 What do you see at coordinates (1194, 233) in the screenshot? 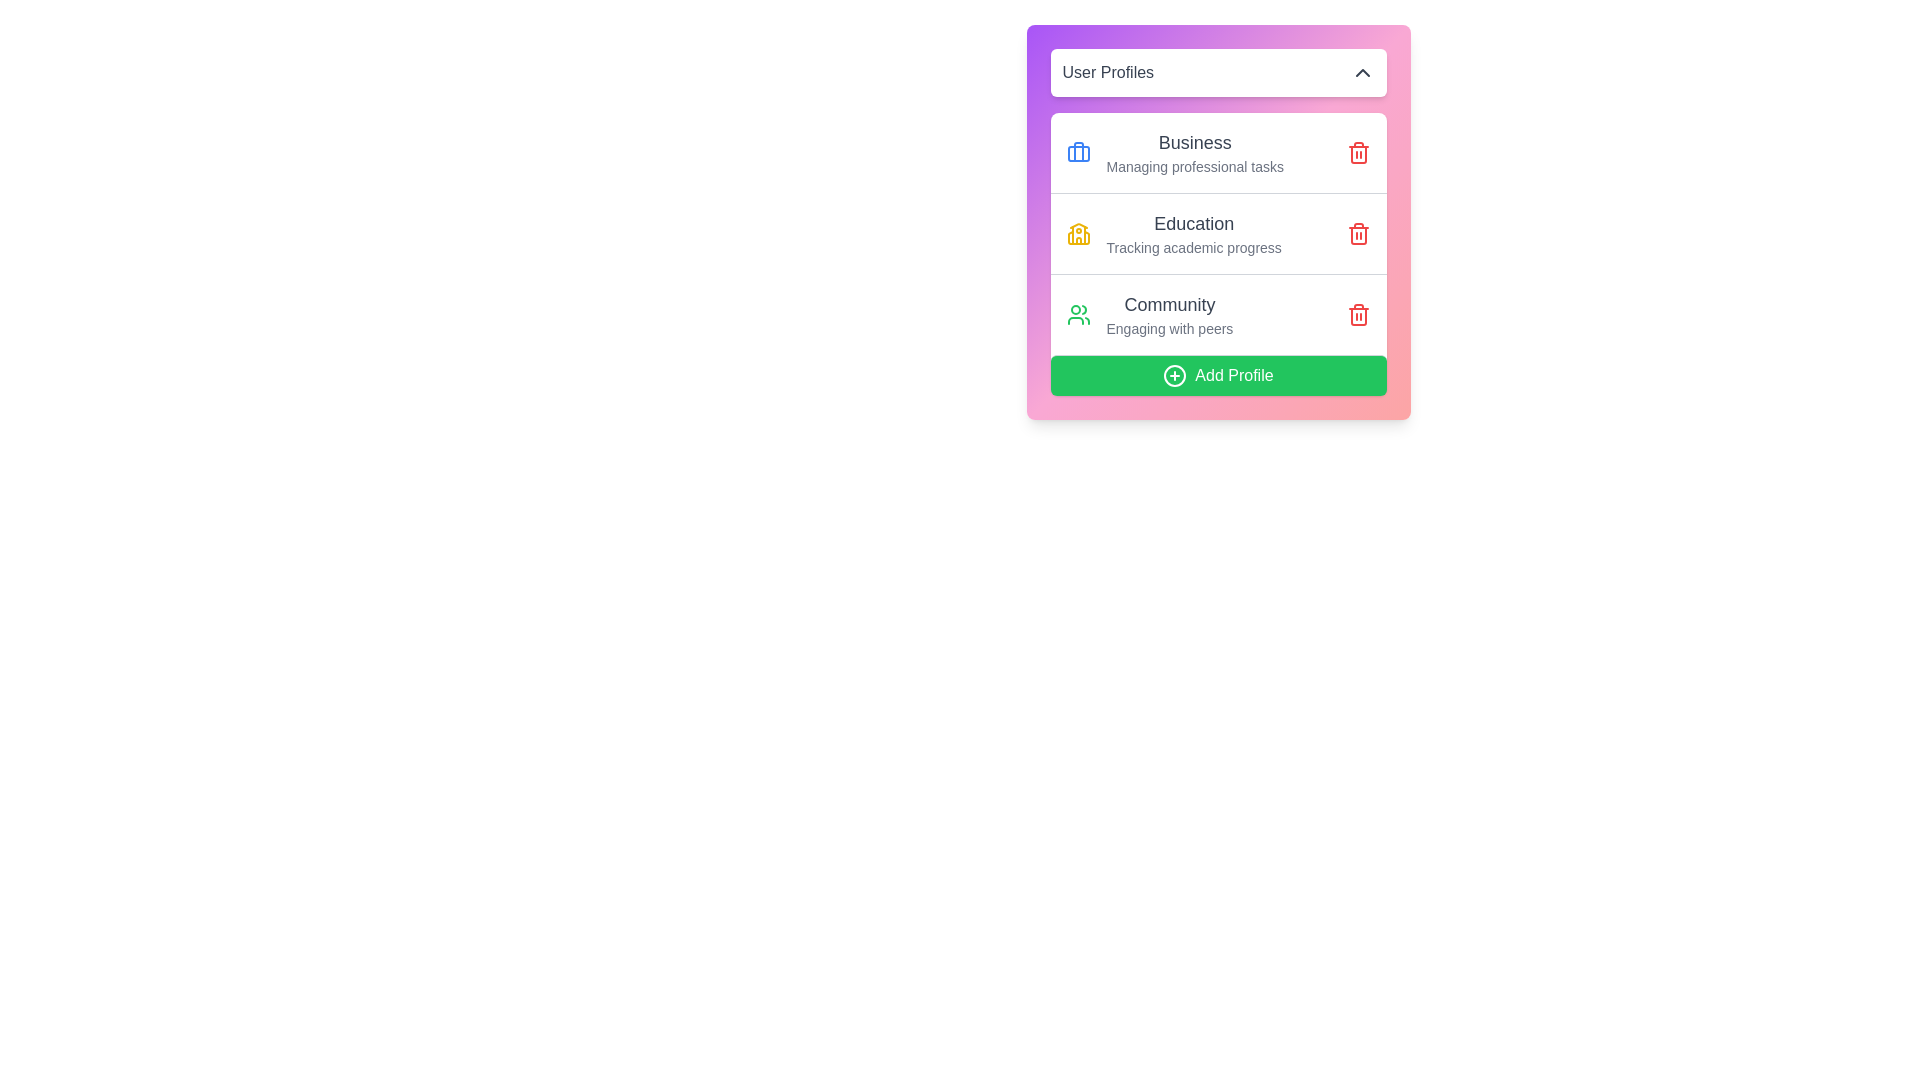
I see `the 'Education' text label, which serves as a label and description for the Education profile section located in the User Profiles card` at bounding box center [1194, 233].